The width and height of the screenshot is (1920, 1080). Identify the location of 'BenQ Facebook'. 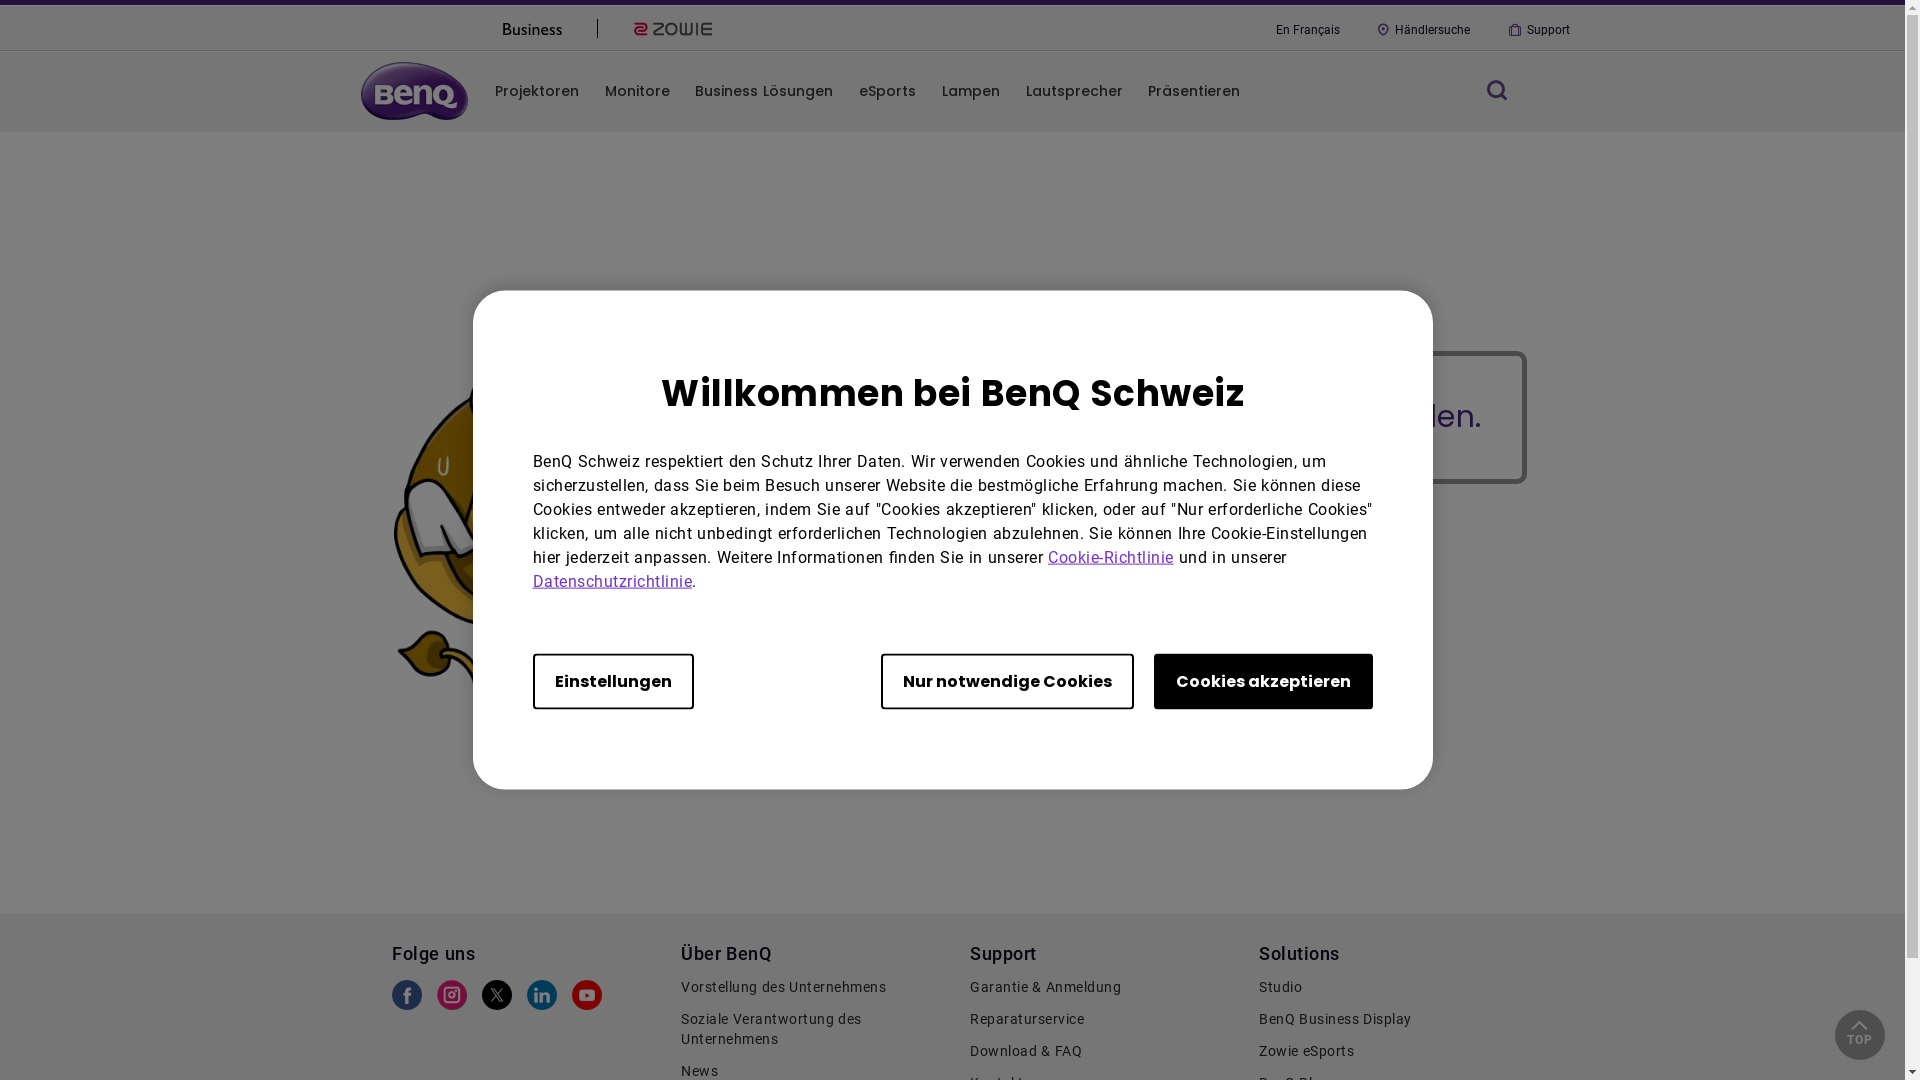
(406, 999).